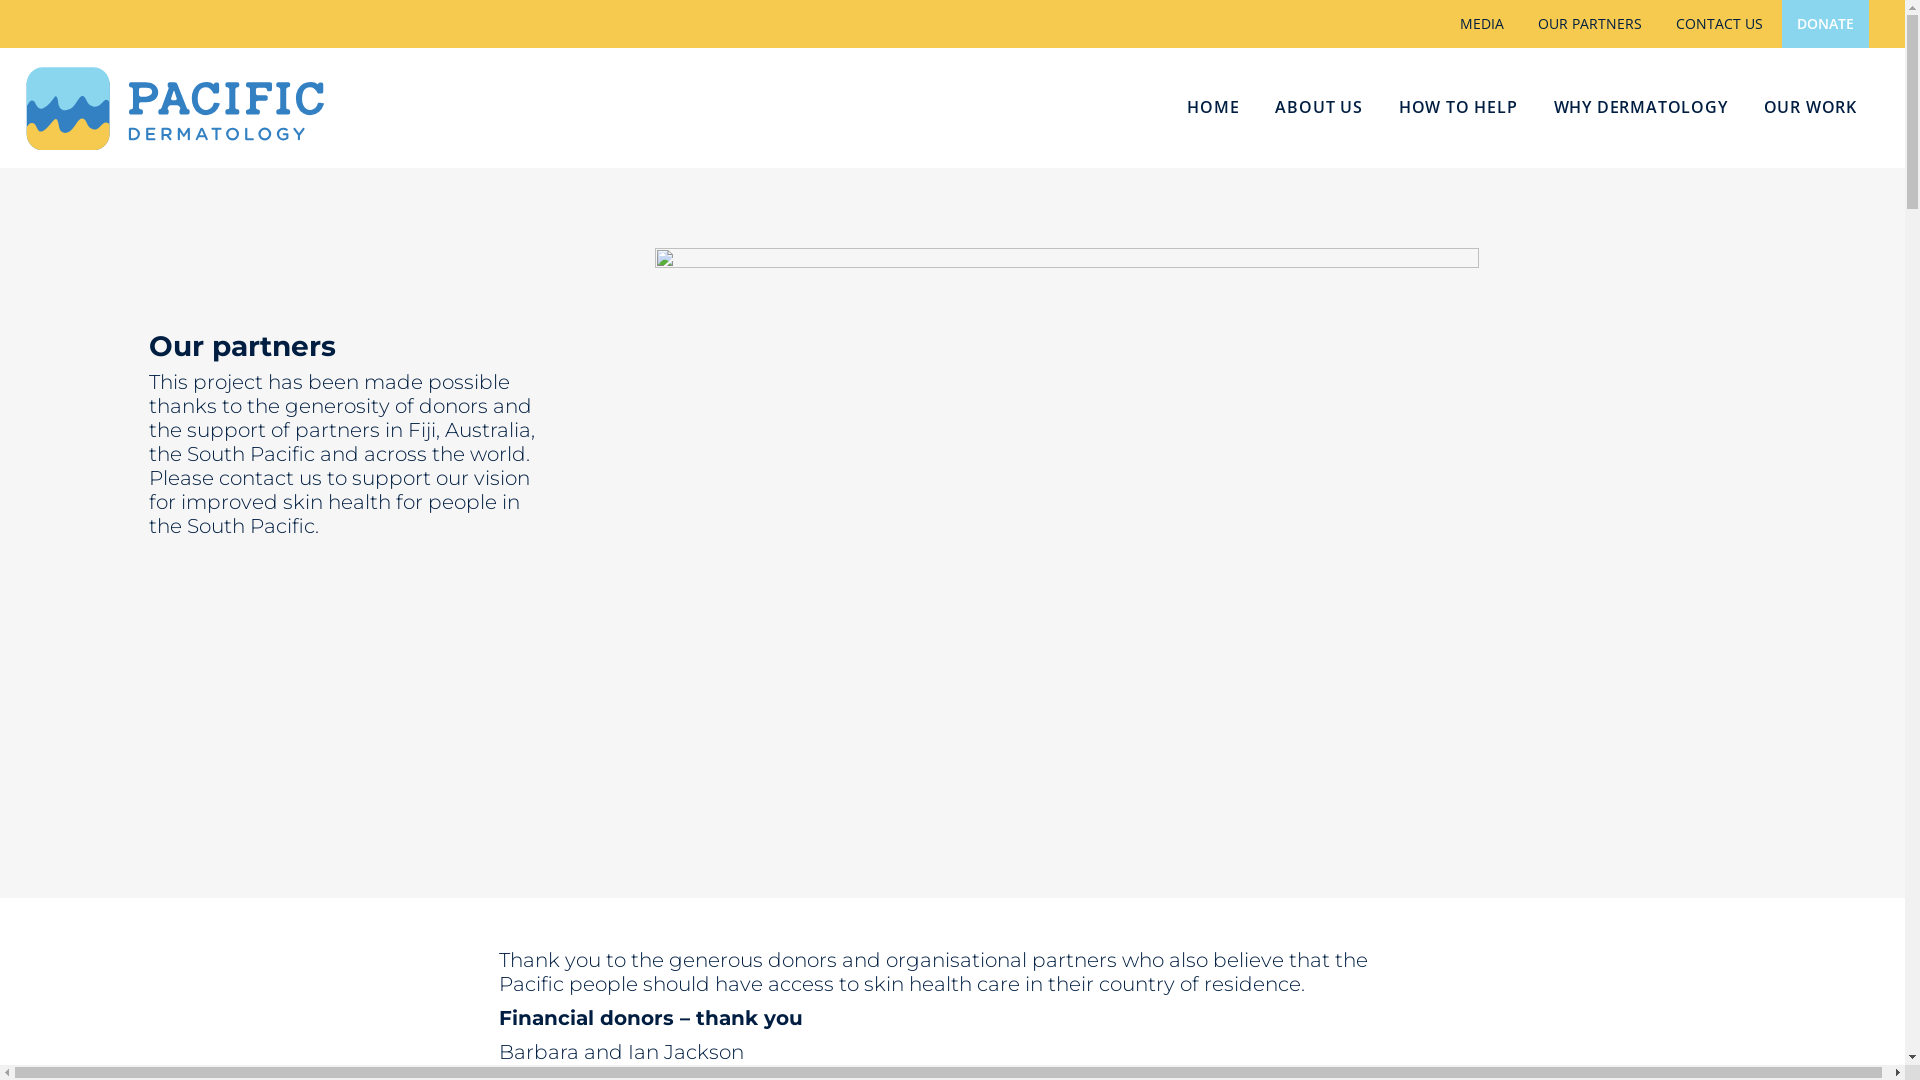 This screenshot has width=1920, height=1080. I want to click on 'HOW TO HELP', so click(1458, 108).